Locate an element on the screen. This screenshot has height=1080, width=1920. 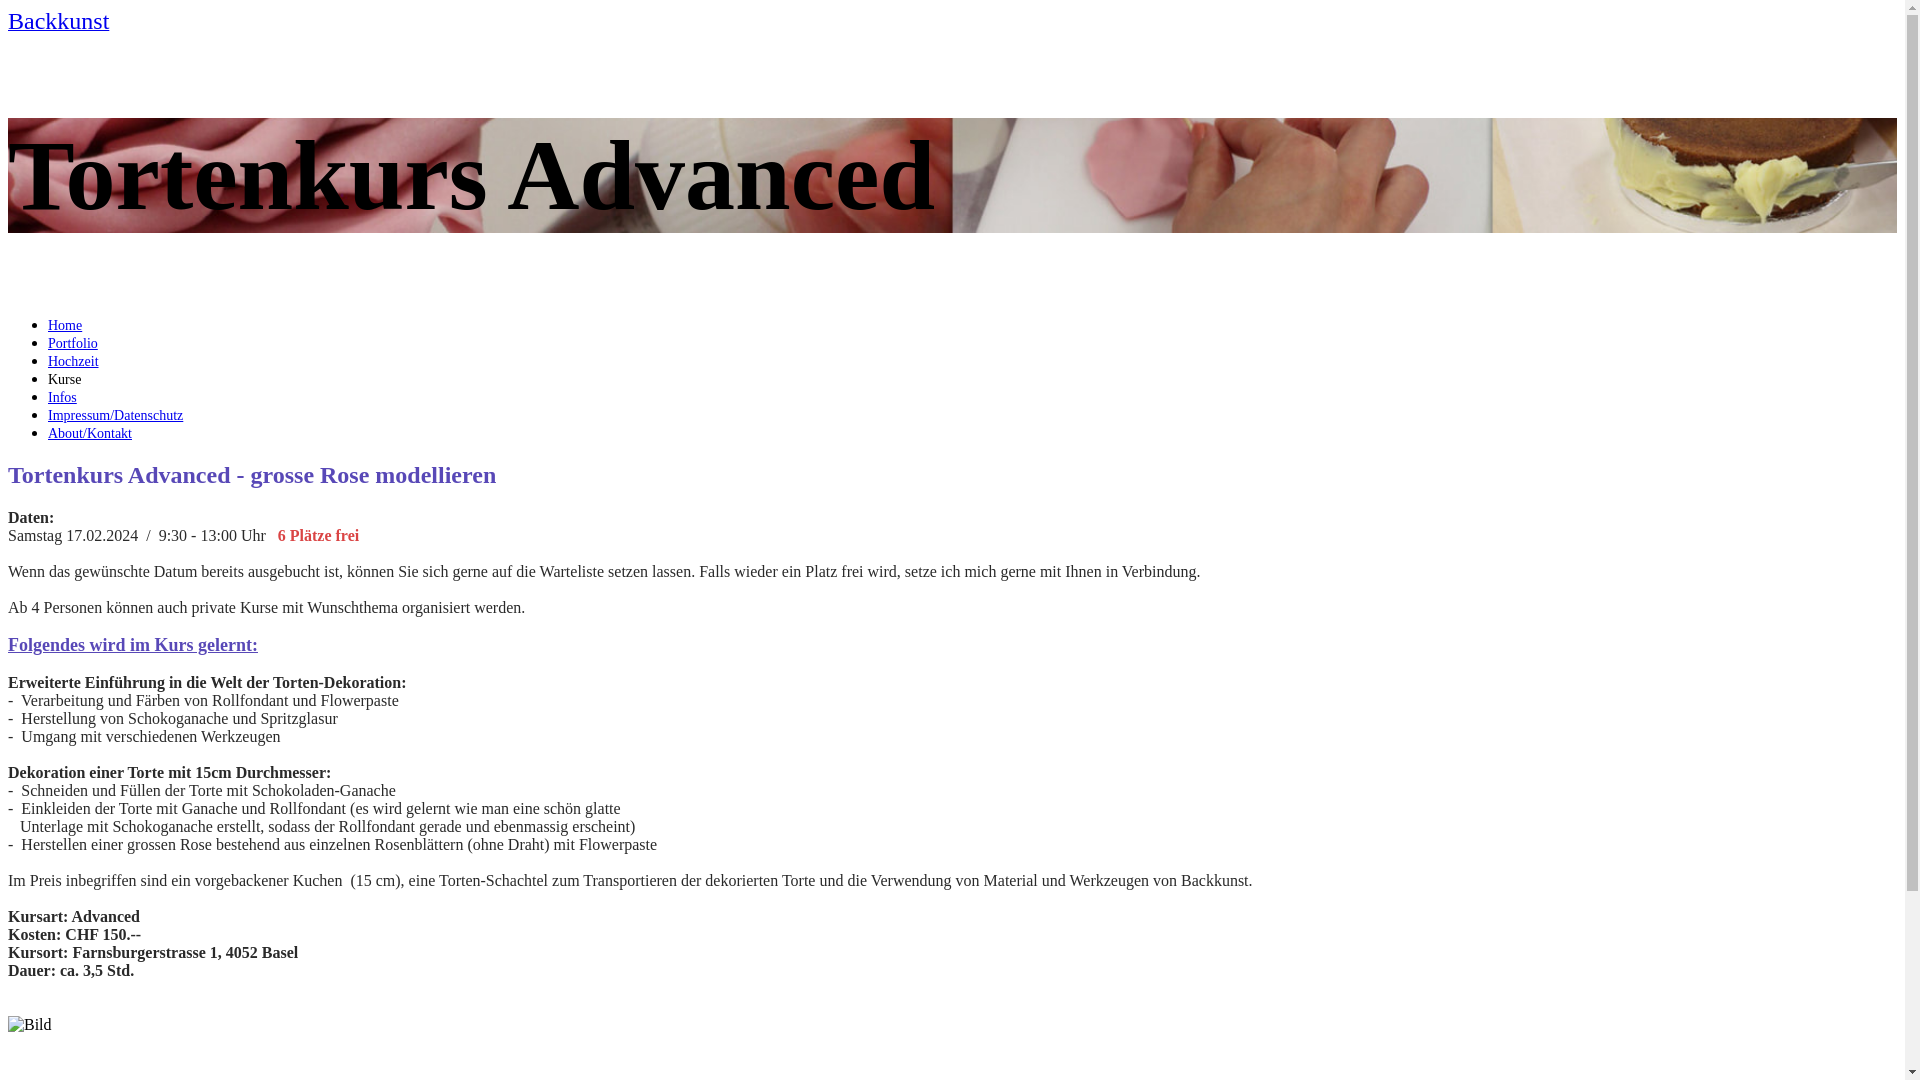
'Hochzeit' is located at coordinates (73, 361).